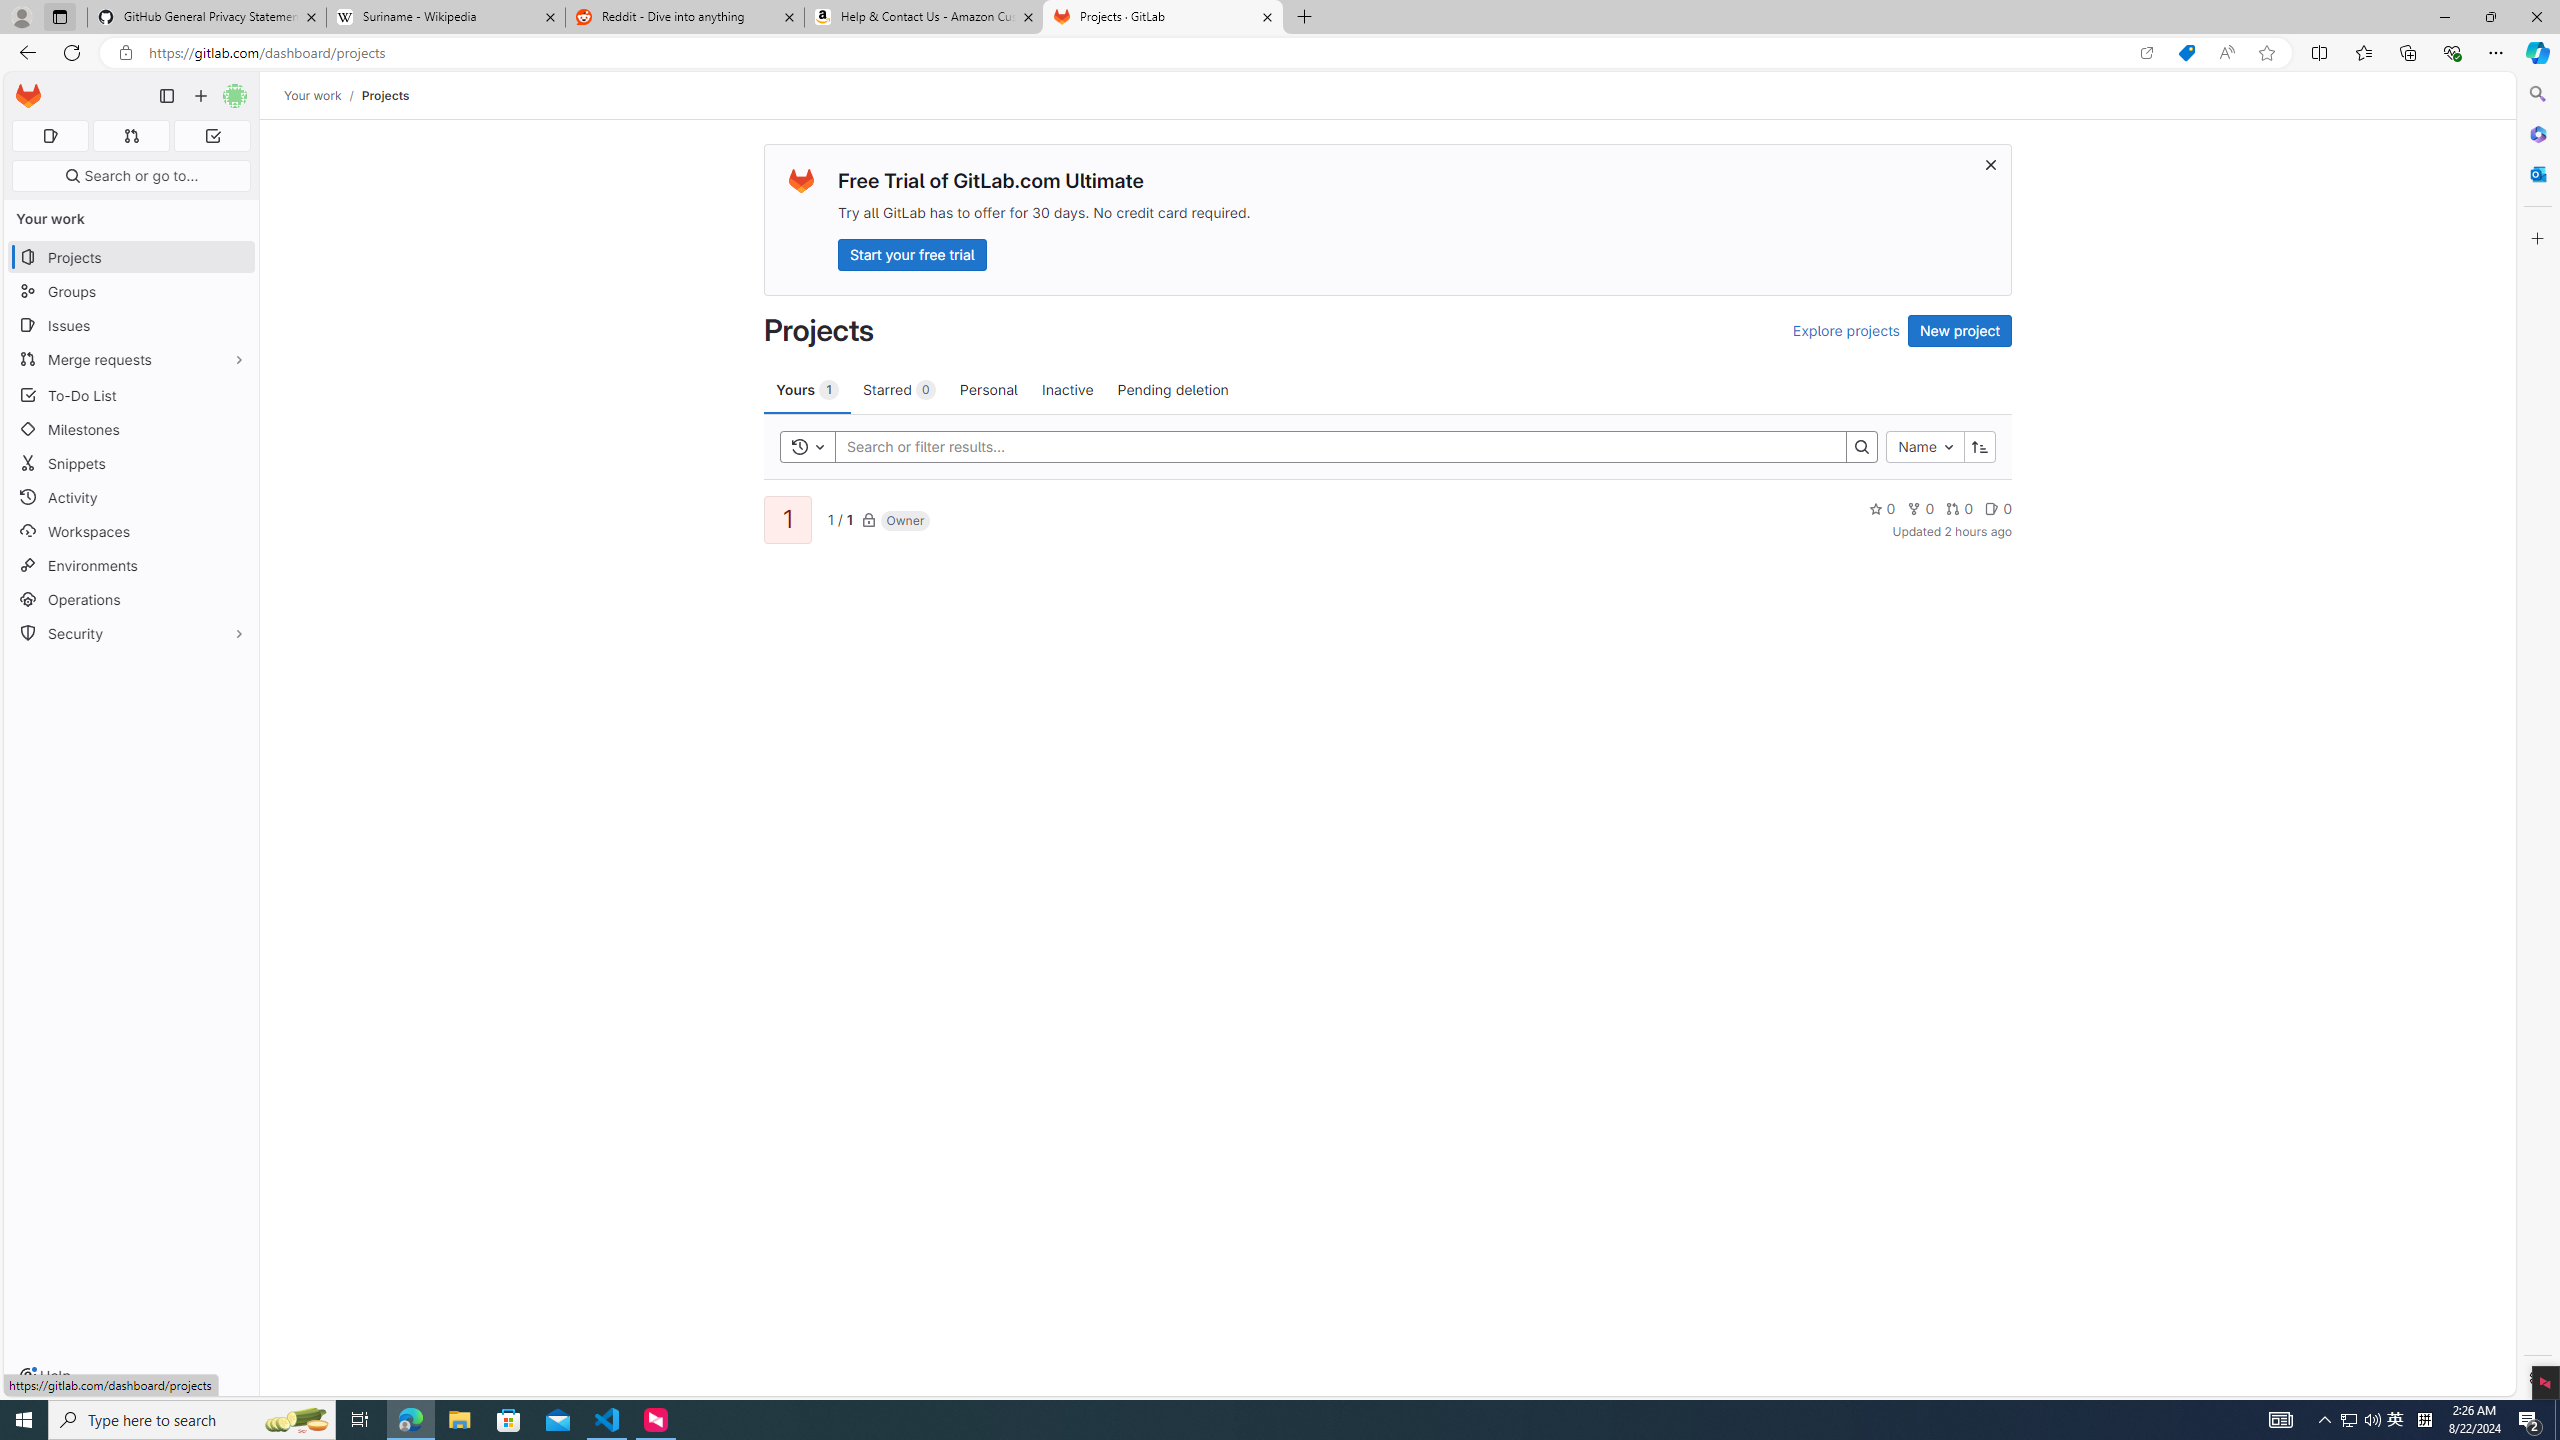 This screenshot has width=2560, height=1440. What do you see at coordinates (130, 325) in the screenshot?
I see `'Issues'` at bounding box center [130, 325].